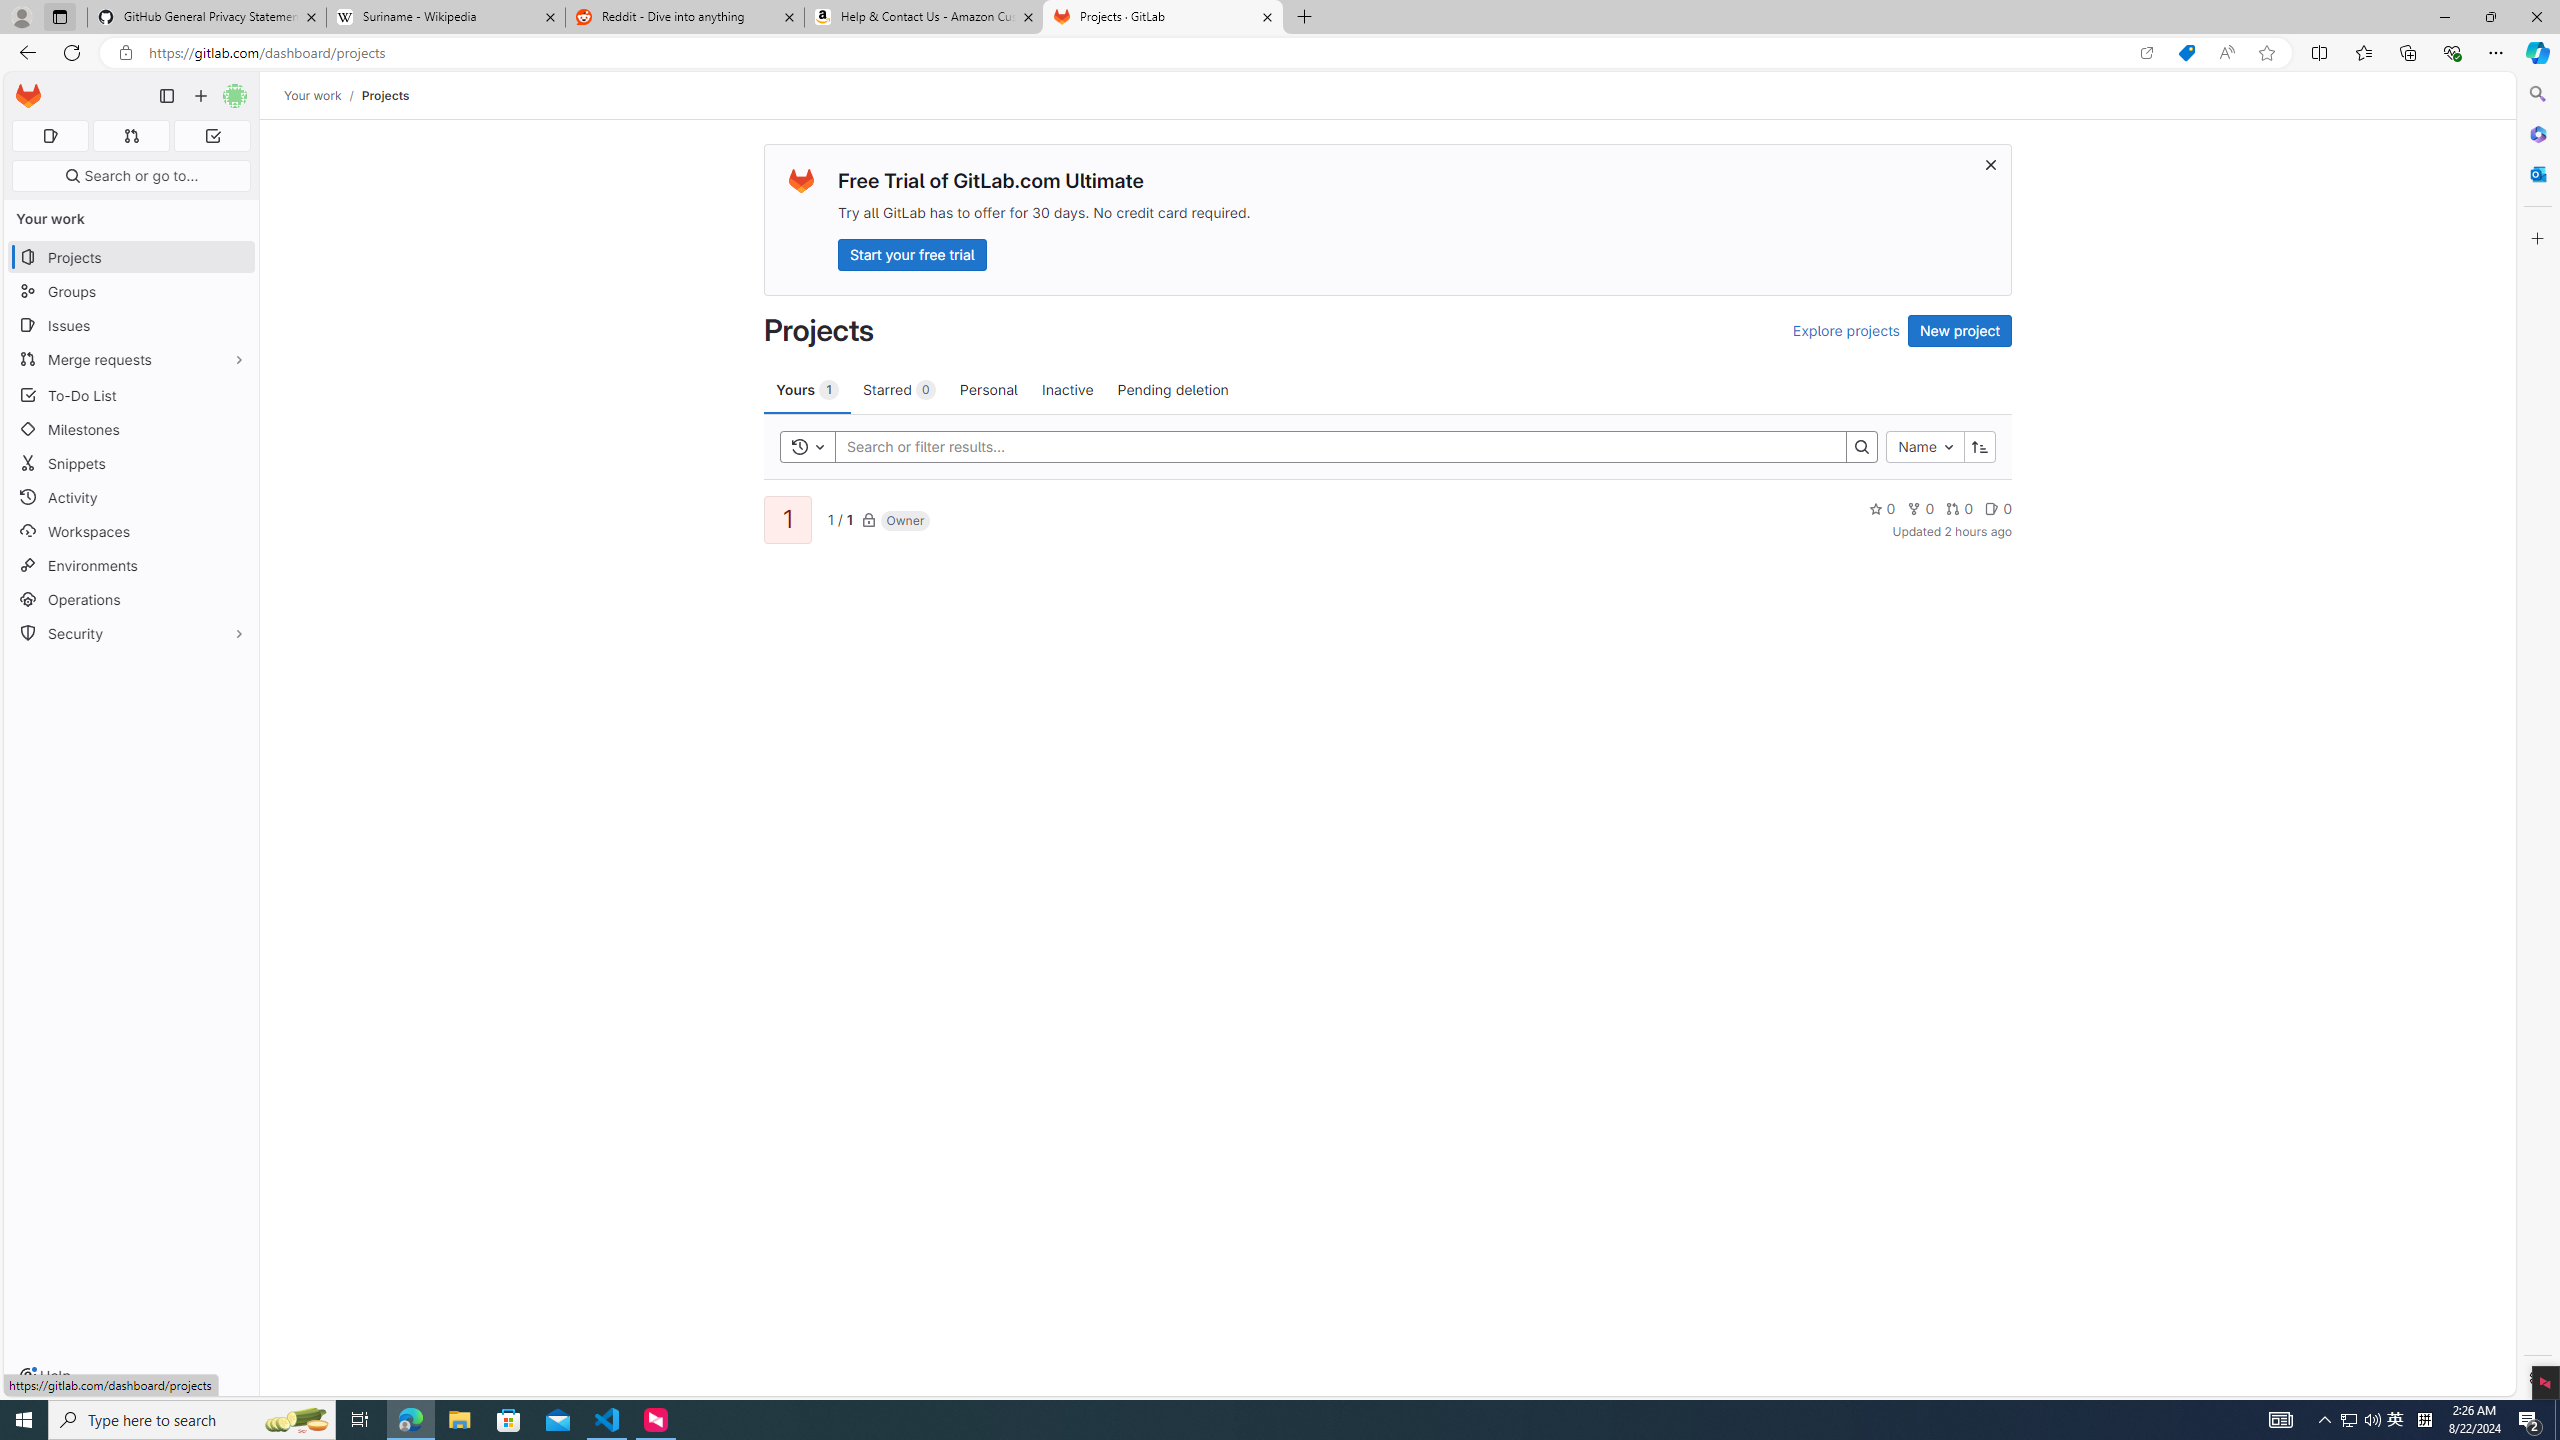 This screenshot has width=2560, height=1440. What do you see at coordinates (130, 325) in the screenshot?
I see `'Issues'` at bounding box center [130, 325].